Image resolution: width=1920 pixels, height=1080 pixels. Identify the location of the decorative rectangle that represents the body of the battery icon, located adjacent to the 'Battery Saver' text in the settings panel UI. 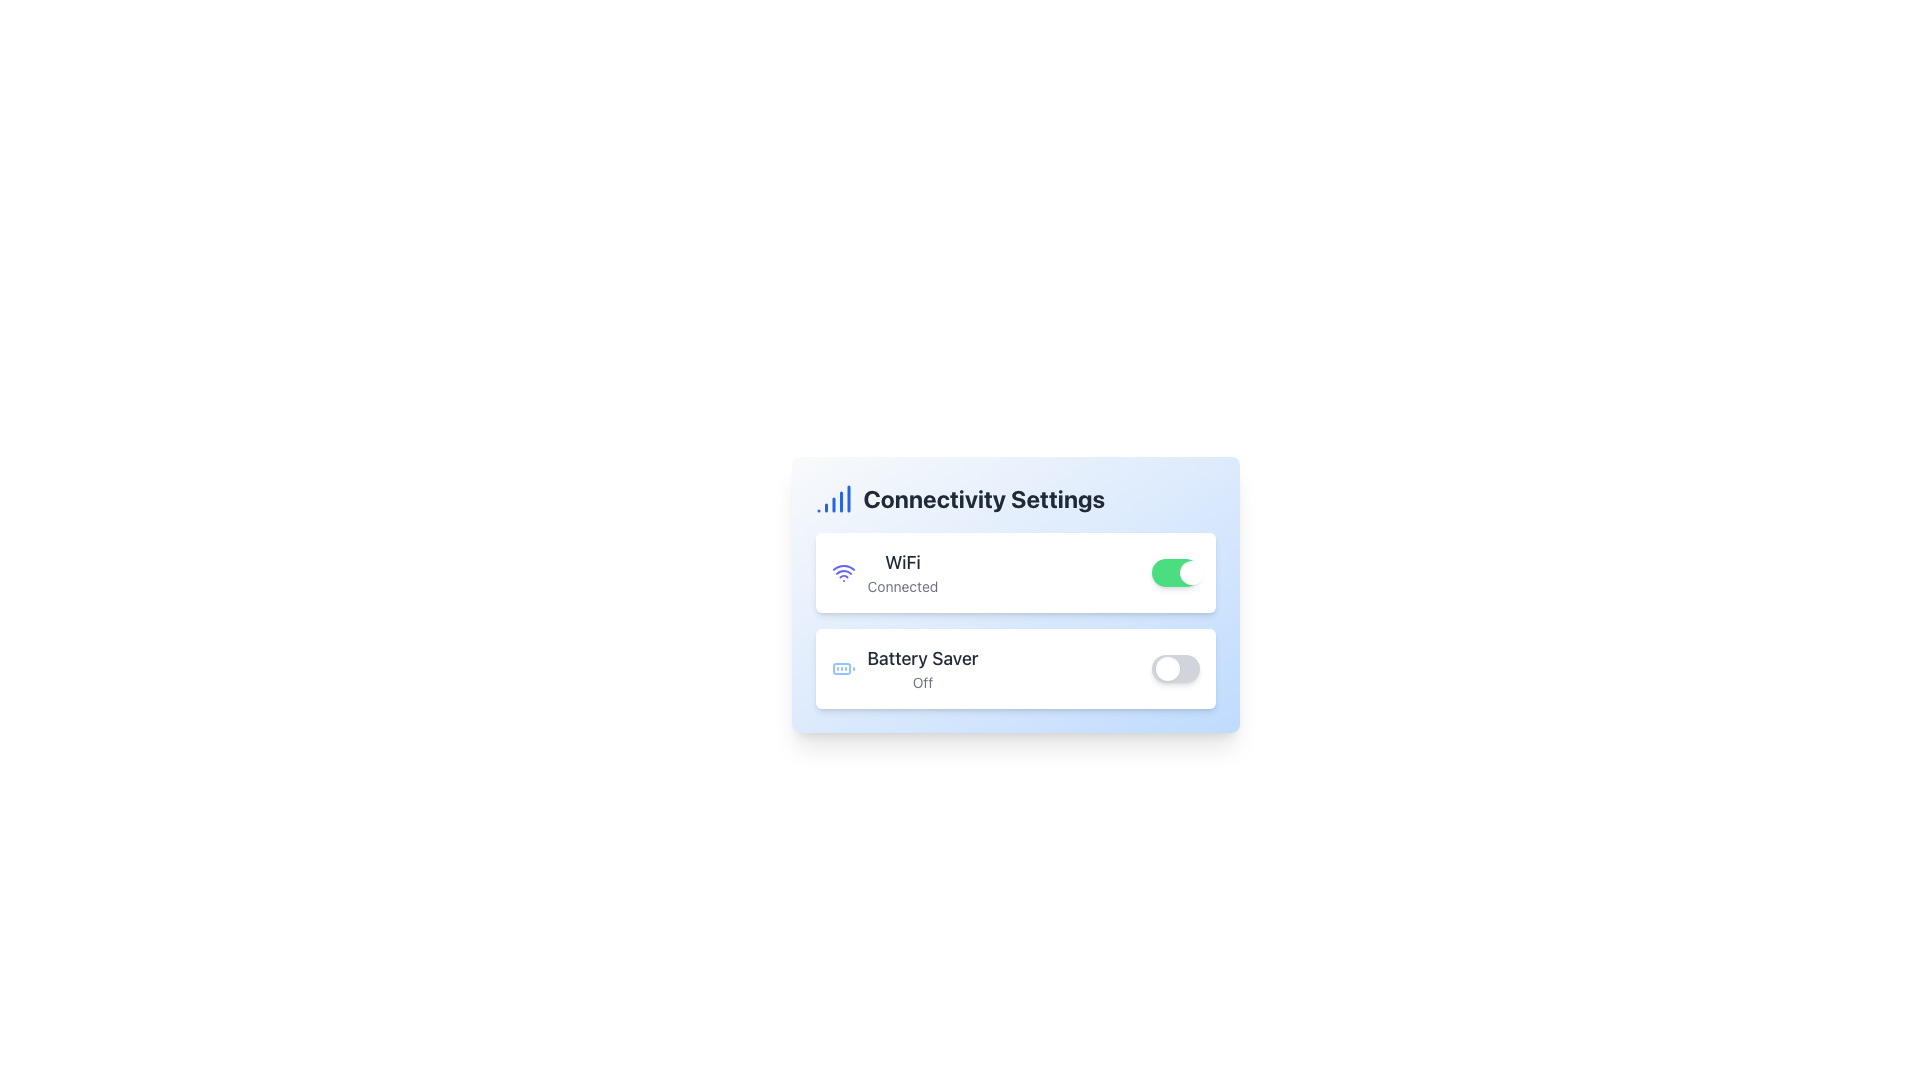
(841, 668).